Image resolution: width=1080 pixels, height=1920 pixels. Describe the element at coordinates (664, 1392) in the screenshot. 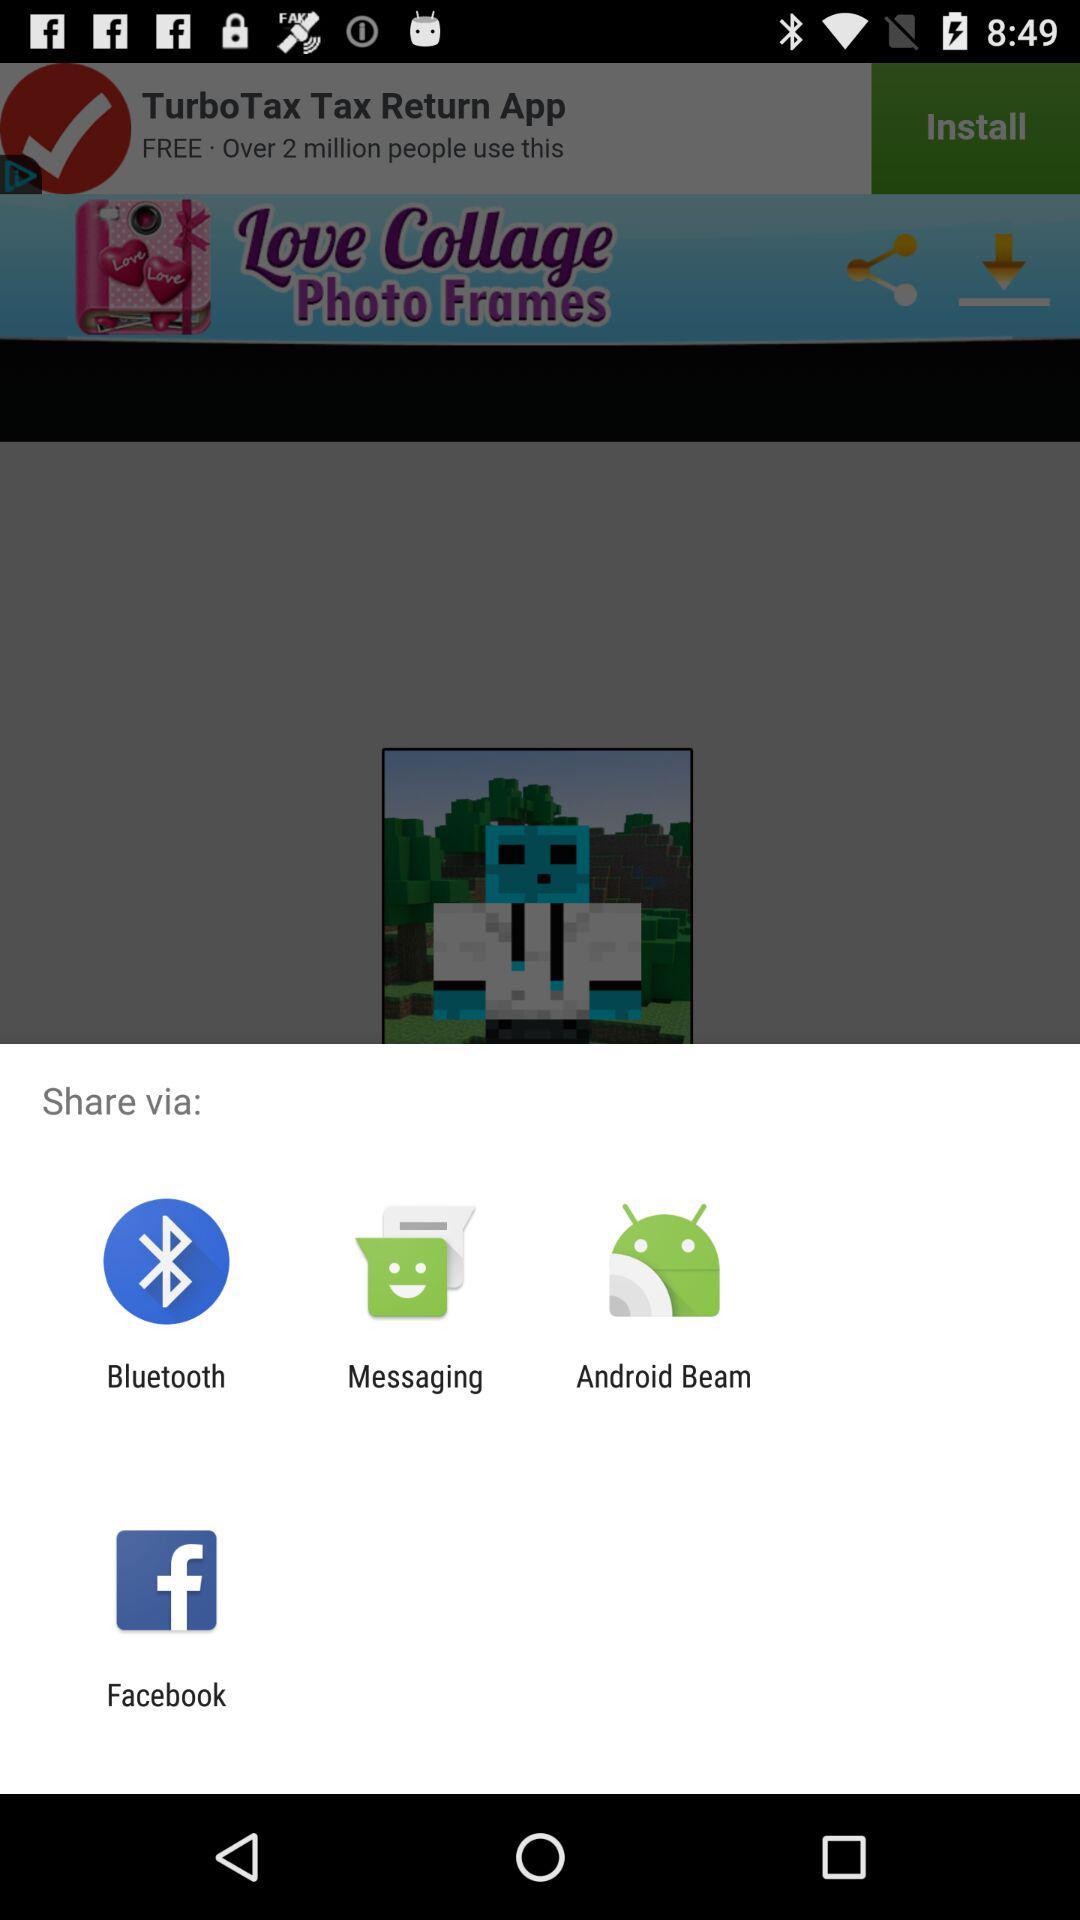

I see `app next to the messaging app` at that location.